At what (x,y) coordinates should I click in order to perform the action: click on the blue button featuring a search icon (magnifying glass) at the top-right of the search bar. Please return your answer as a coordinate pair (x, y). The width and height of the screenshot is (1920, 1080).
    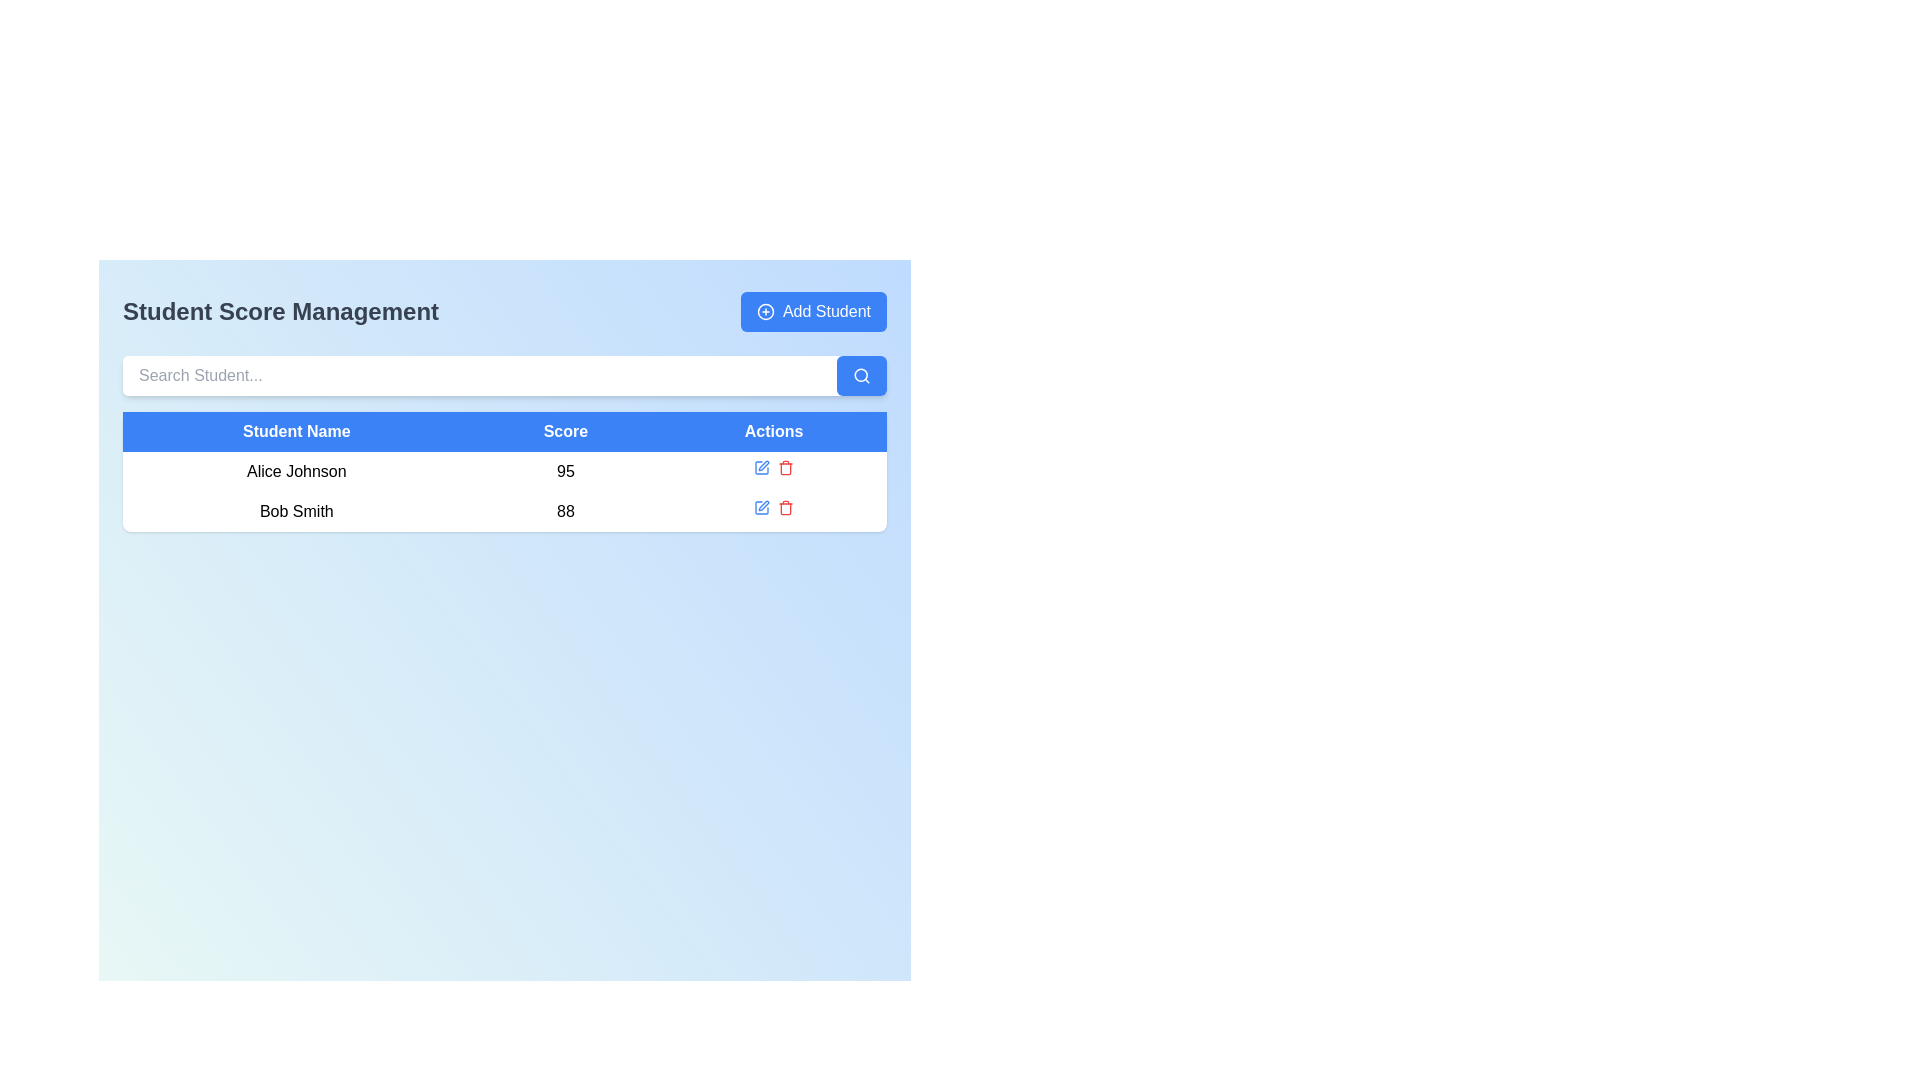
    Looking at the image, I should click on (862, 375).